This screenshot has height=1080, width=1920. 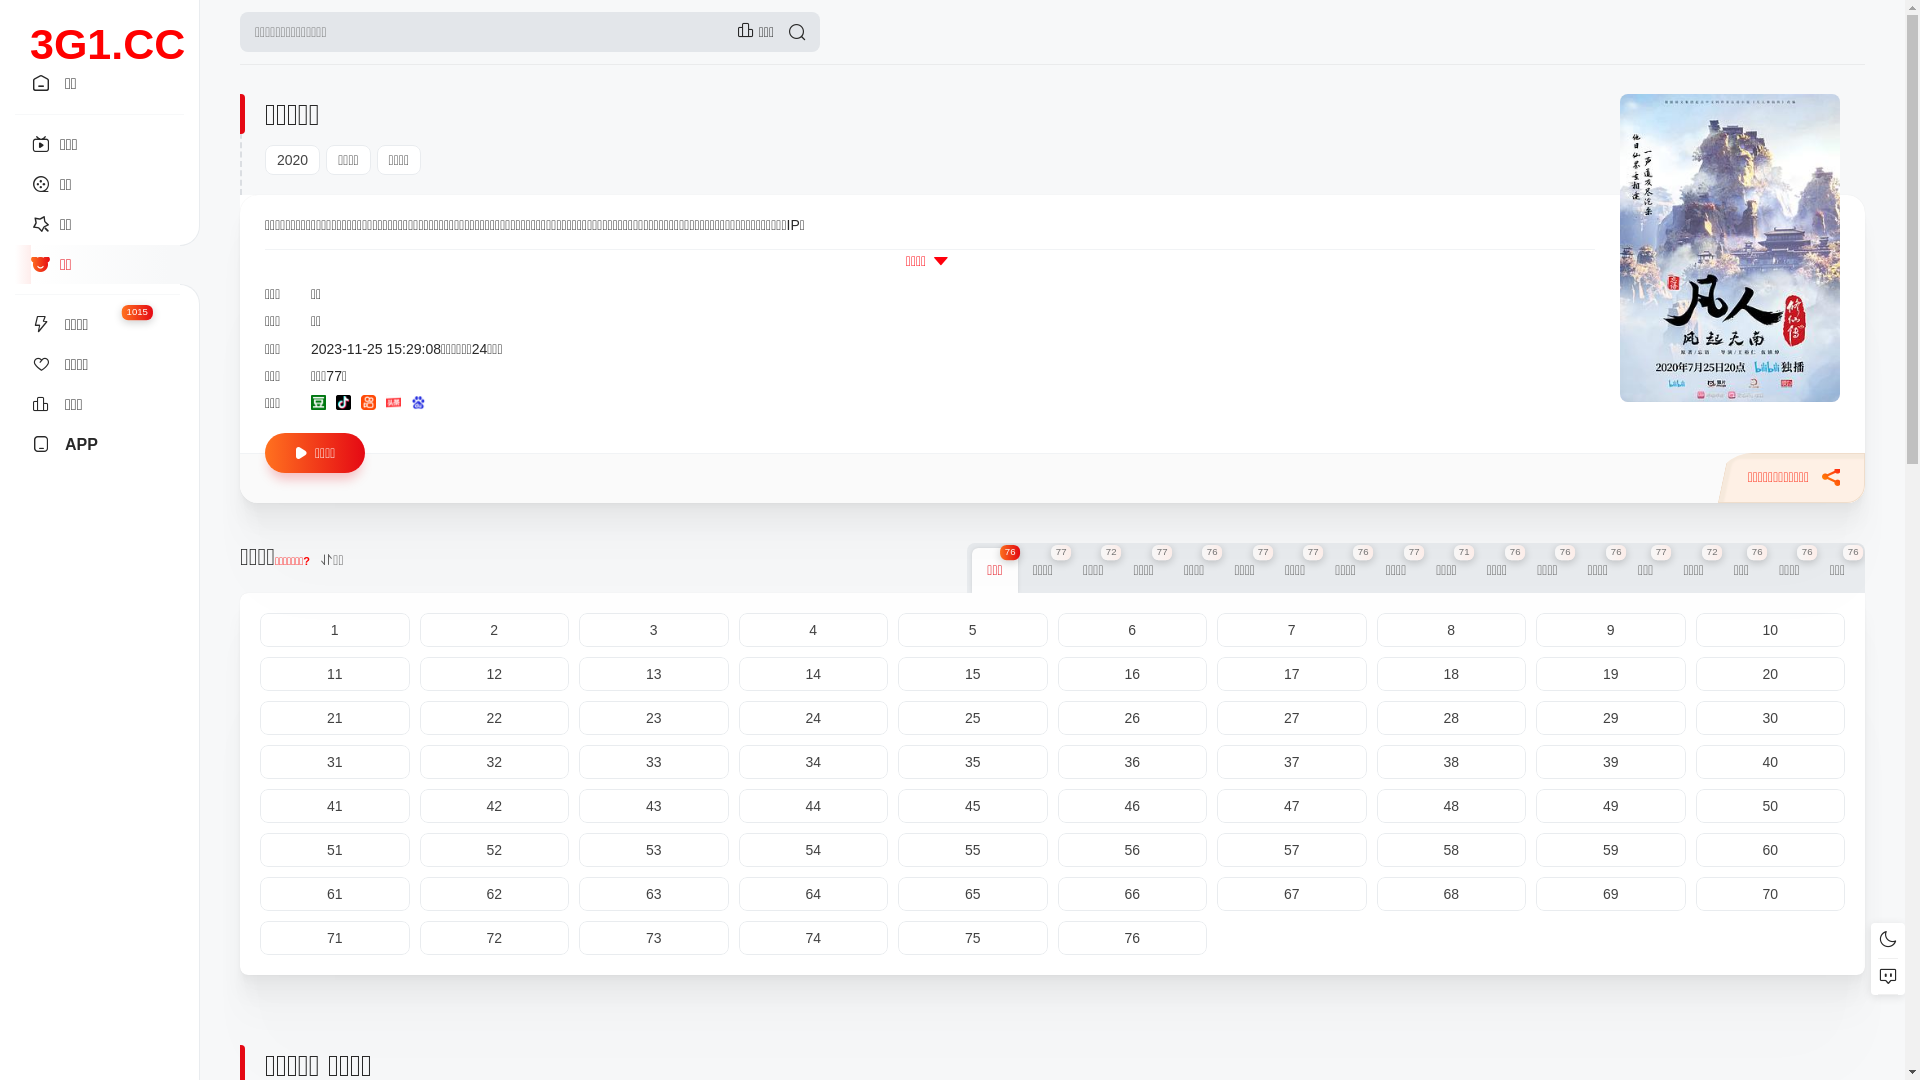 What do you see at coordinates (1611, 628) in the screenshot?
I see `'9'` at bounding box center [1611, 628].